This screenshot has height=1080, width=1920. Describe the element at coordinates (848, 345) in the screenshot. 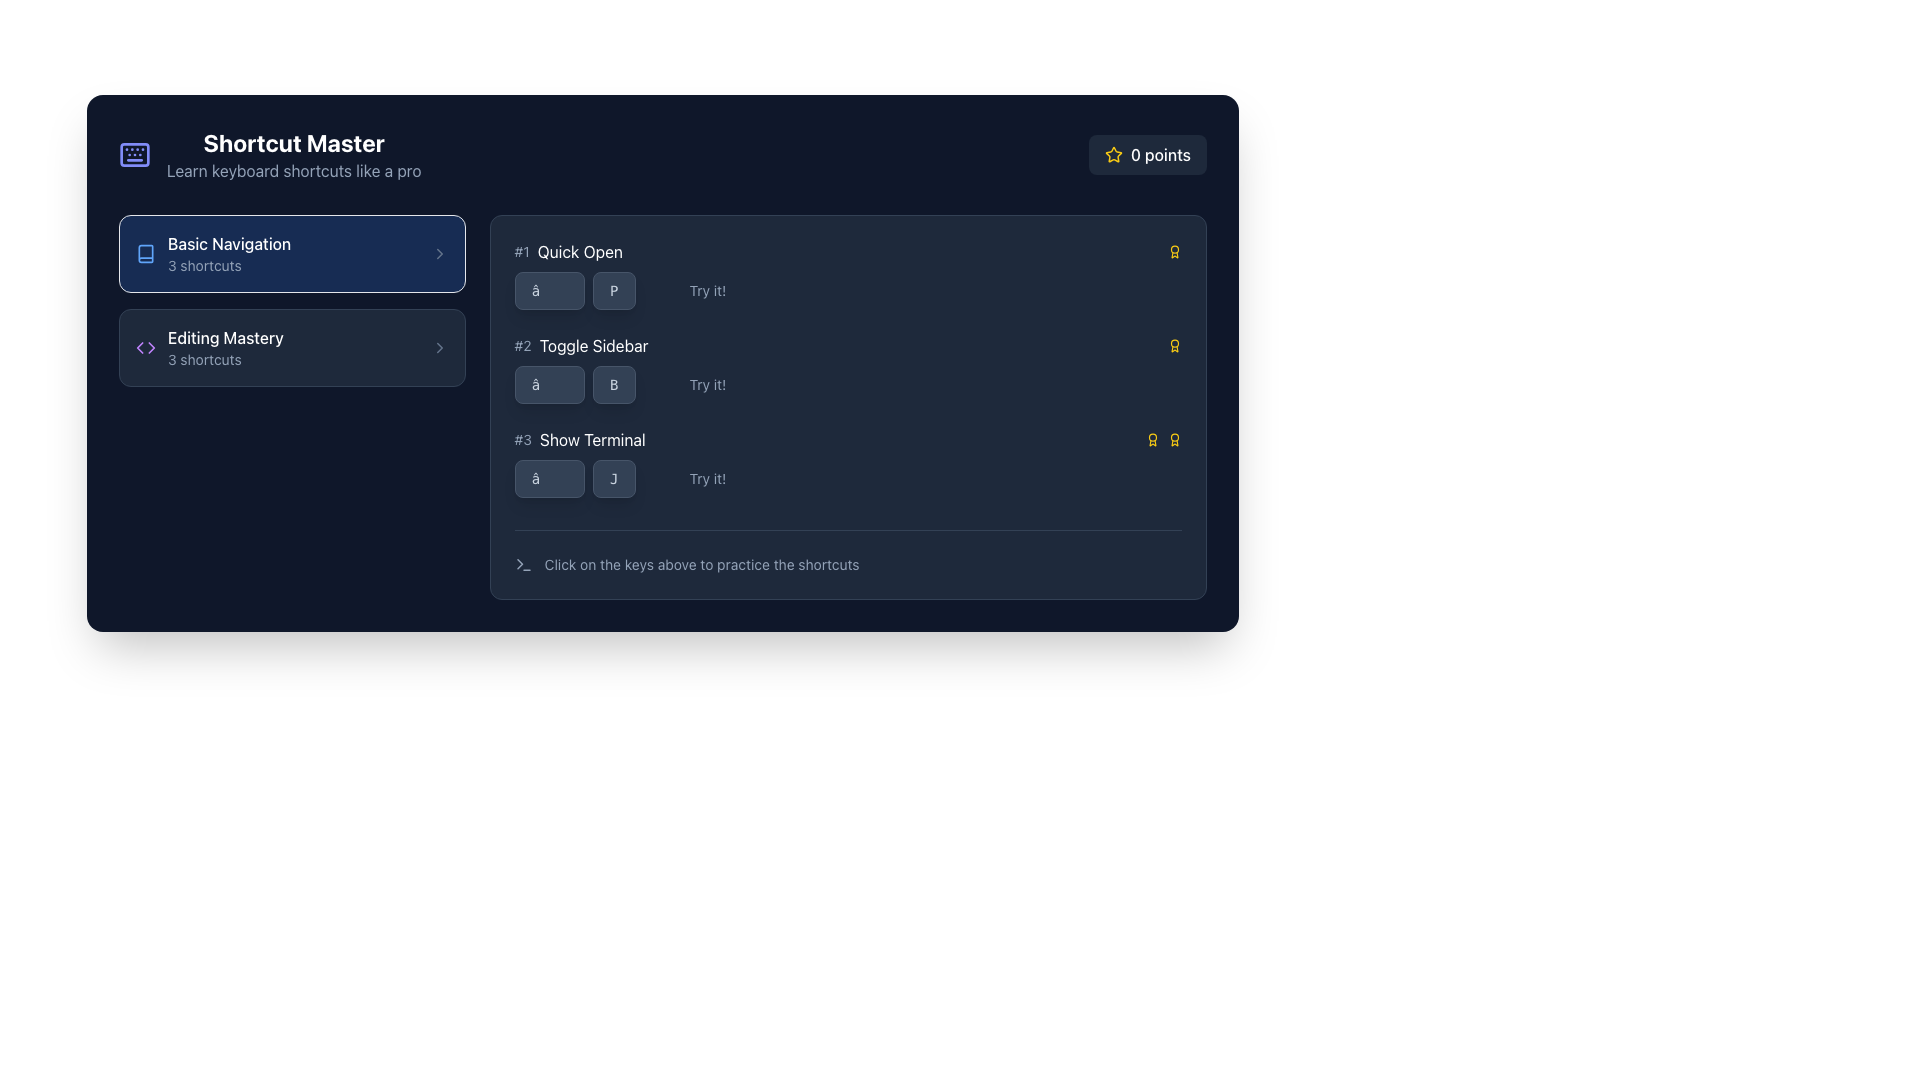

I see `the 'Toggle Sidebar' menu option, which is the second item in the vertical list, to interact with it` at that location.